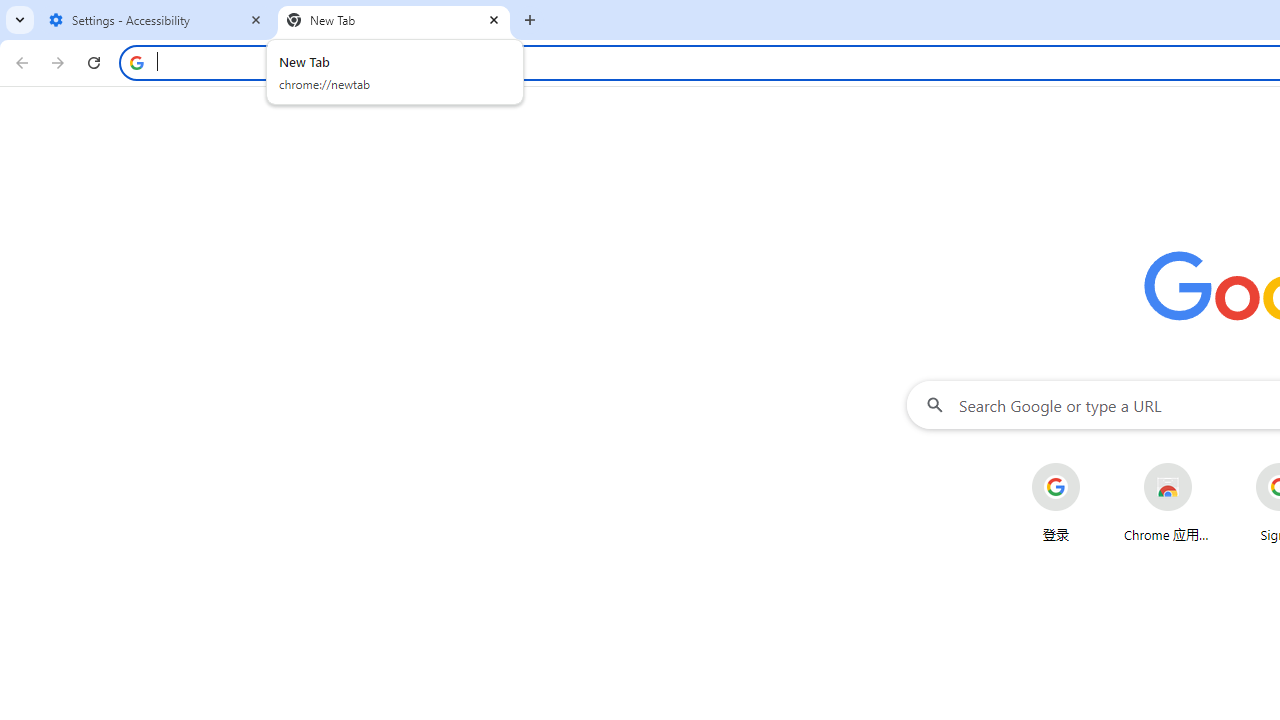 This screenshot has width=1280, height=720. Describe the element at coordinates (155, 20) in the screenshot. I see `'Settings - Accessibility'` at that location.